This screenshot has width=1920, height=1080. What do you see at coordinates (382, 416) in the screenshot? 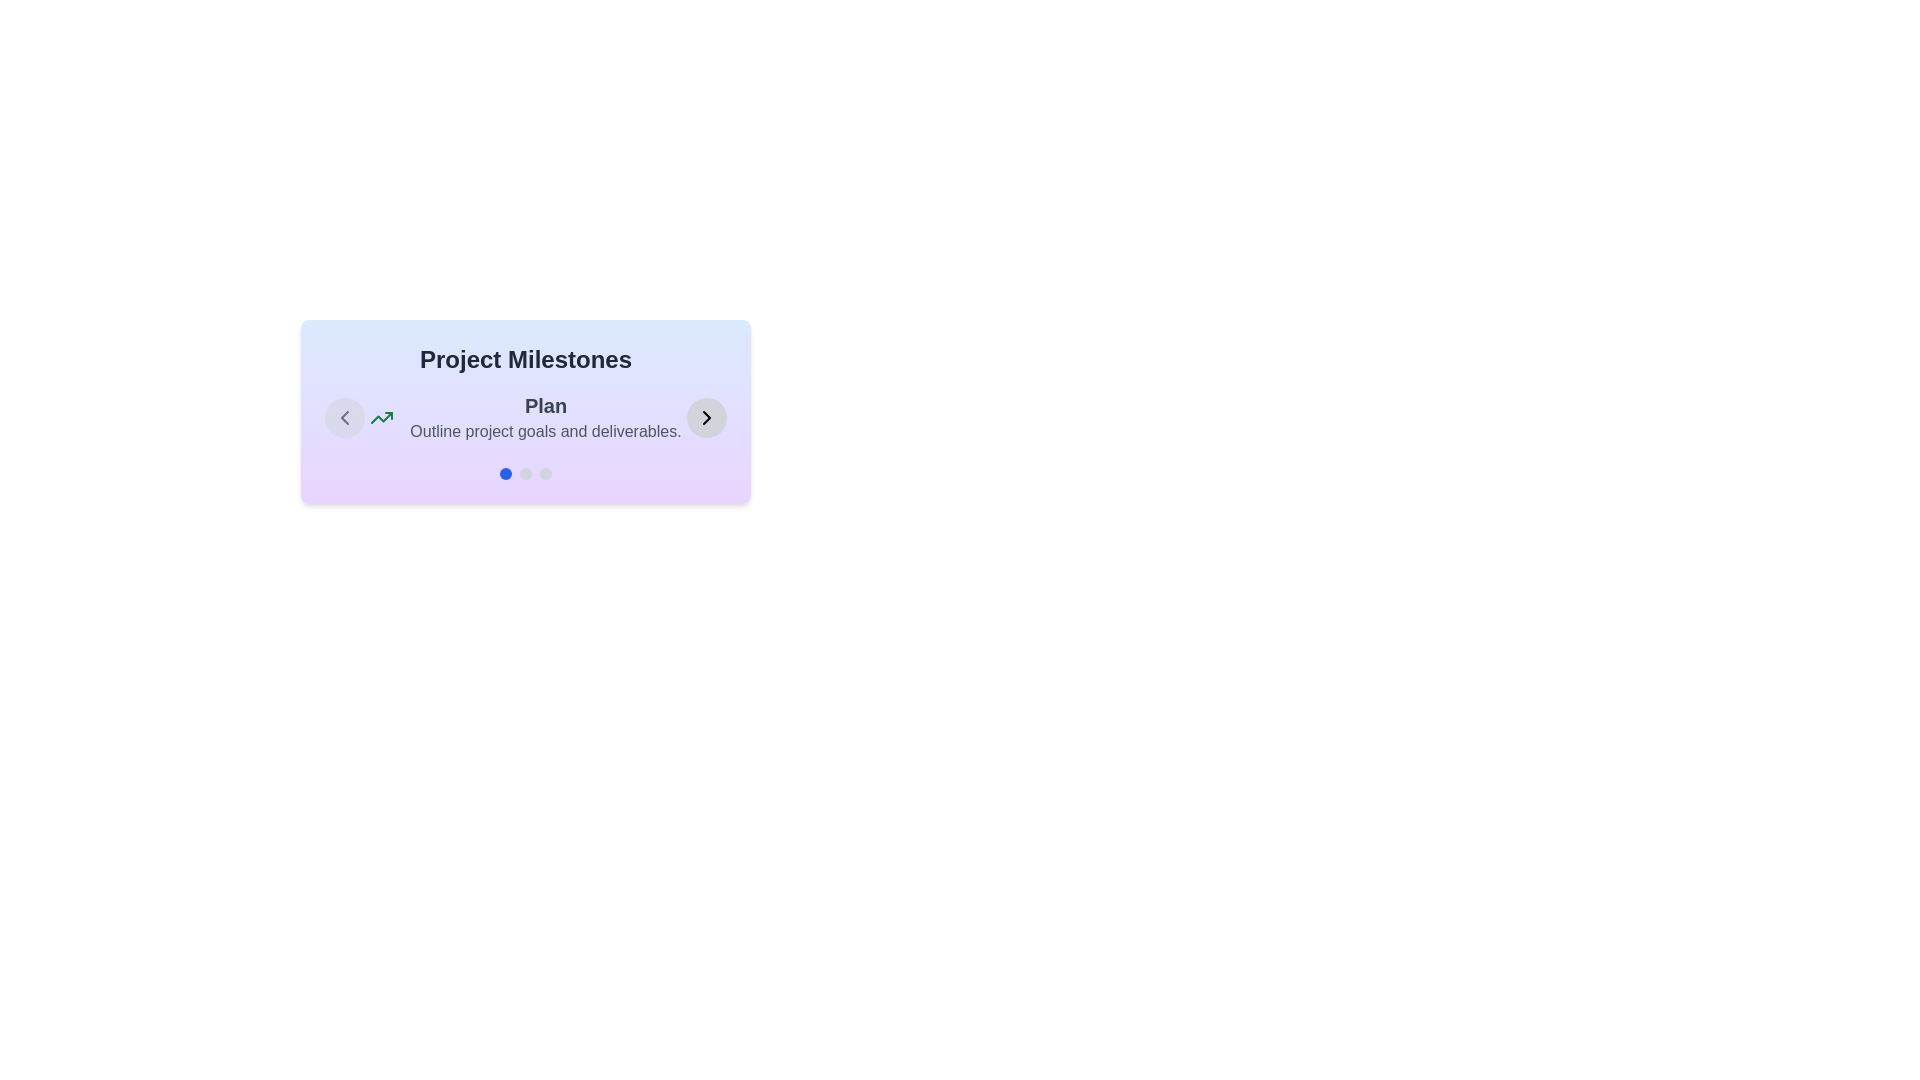
I see `the milestone's associated icon` at bounding box center [382, 416].